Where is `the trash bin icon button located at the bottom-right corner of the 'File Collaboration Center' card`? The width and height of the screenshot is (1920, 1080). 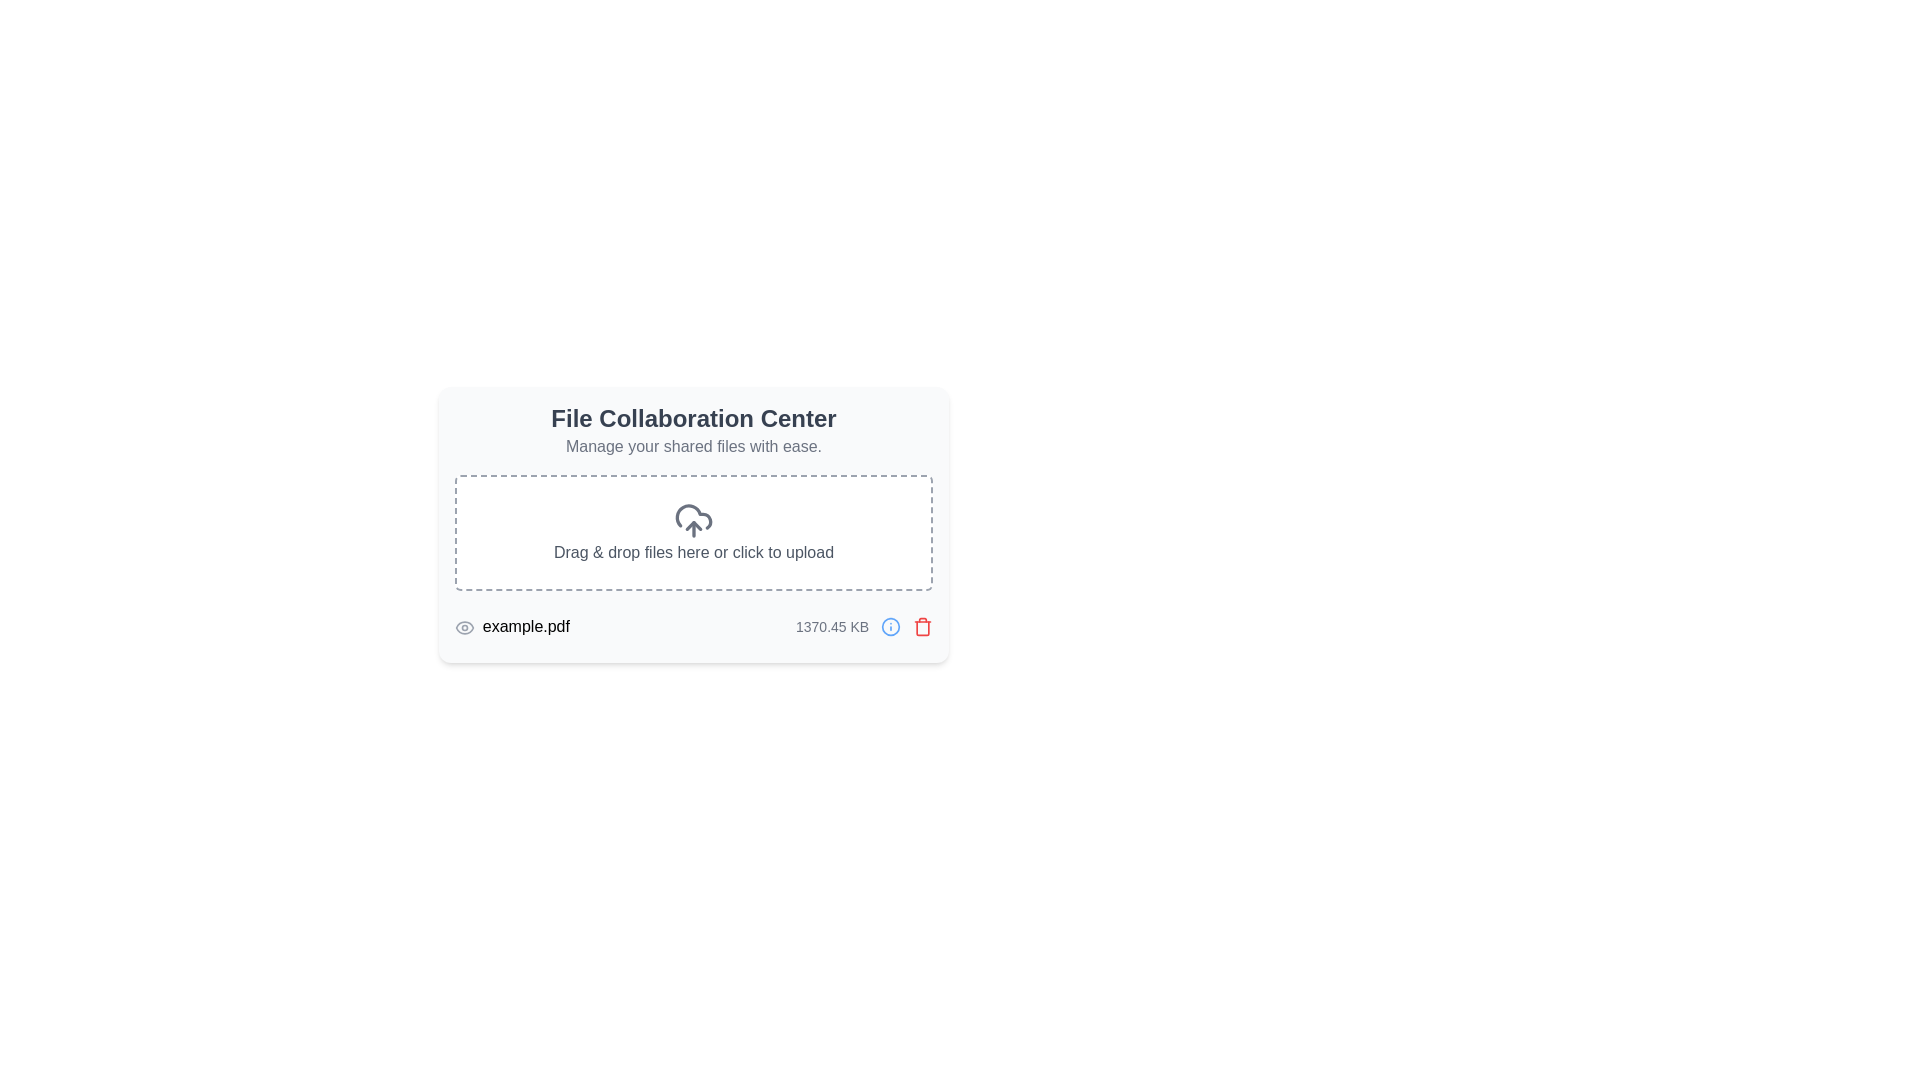
the trash bin icon button located at the bottom-right corner of the 'File Collaboration Center' card is located at coordinates (922, 626).